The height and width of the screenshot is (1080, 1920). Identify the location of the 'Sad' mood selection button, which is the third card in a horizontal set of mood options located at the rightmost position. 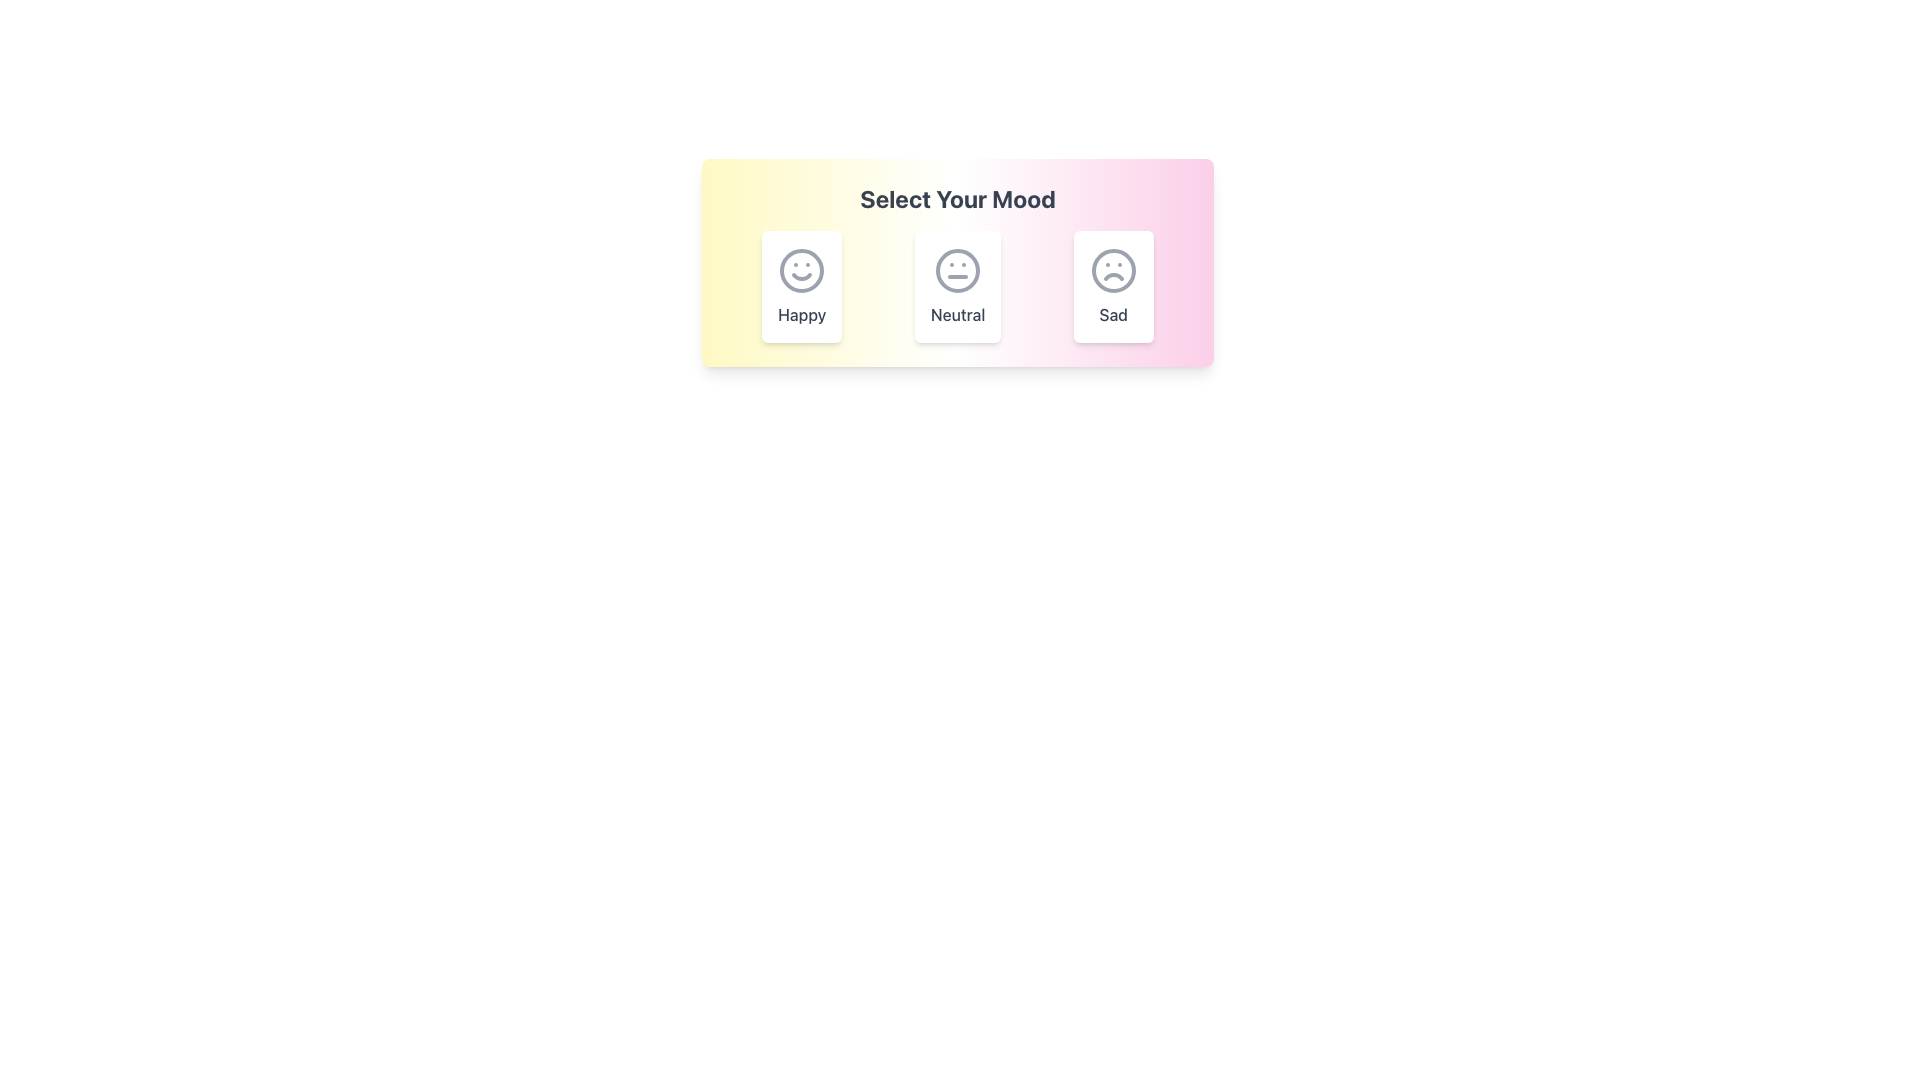
(1112, 286).